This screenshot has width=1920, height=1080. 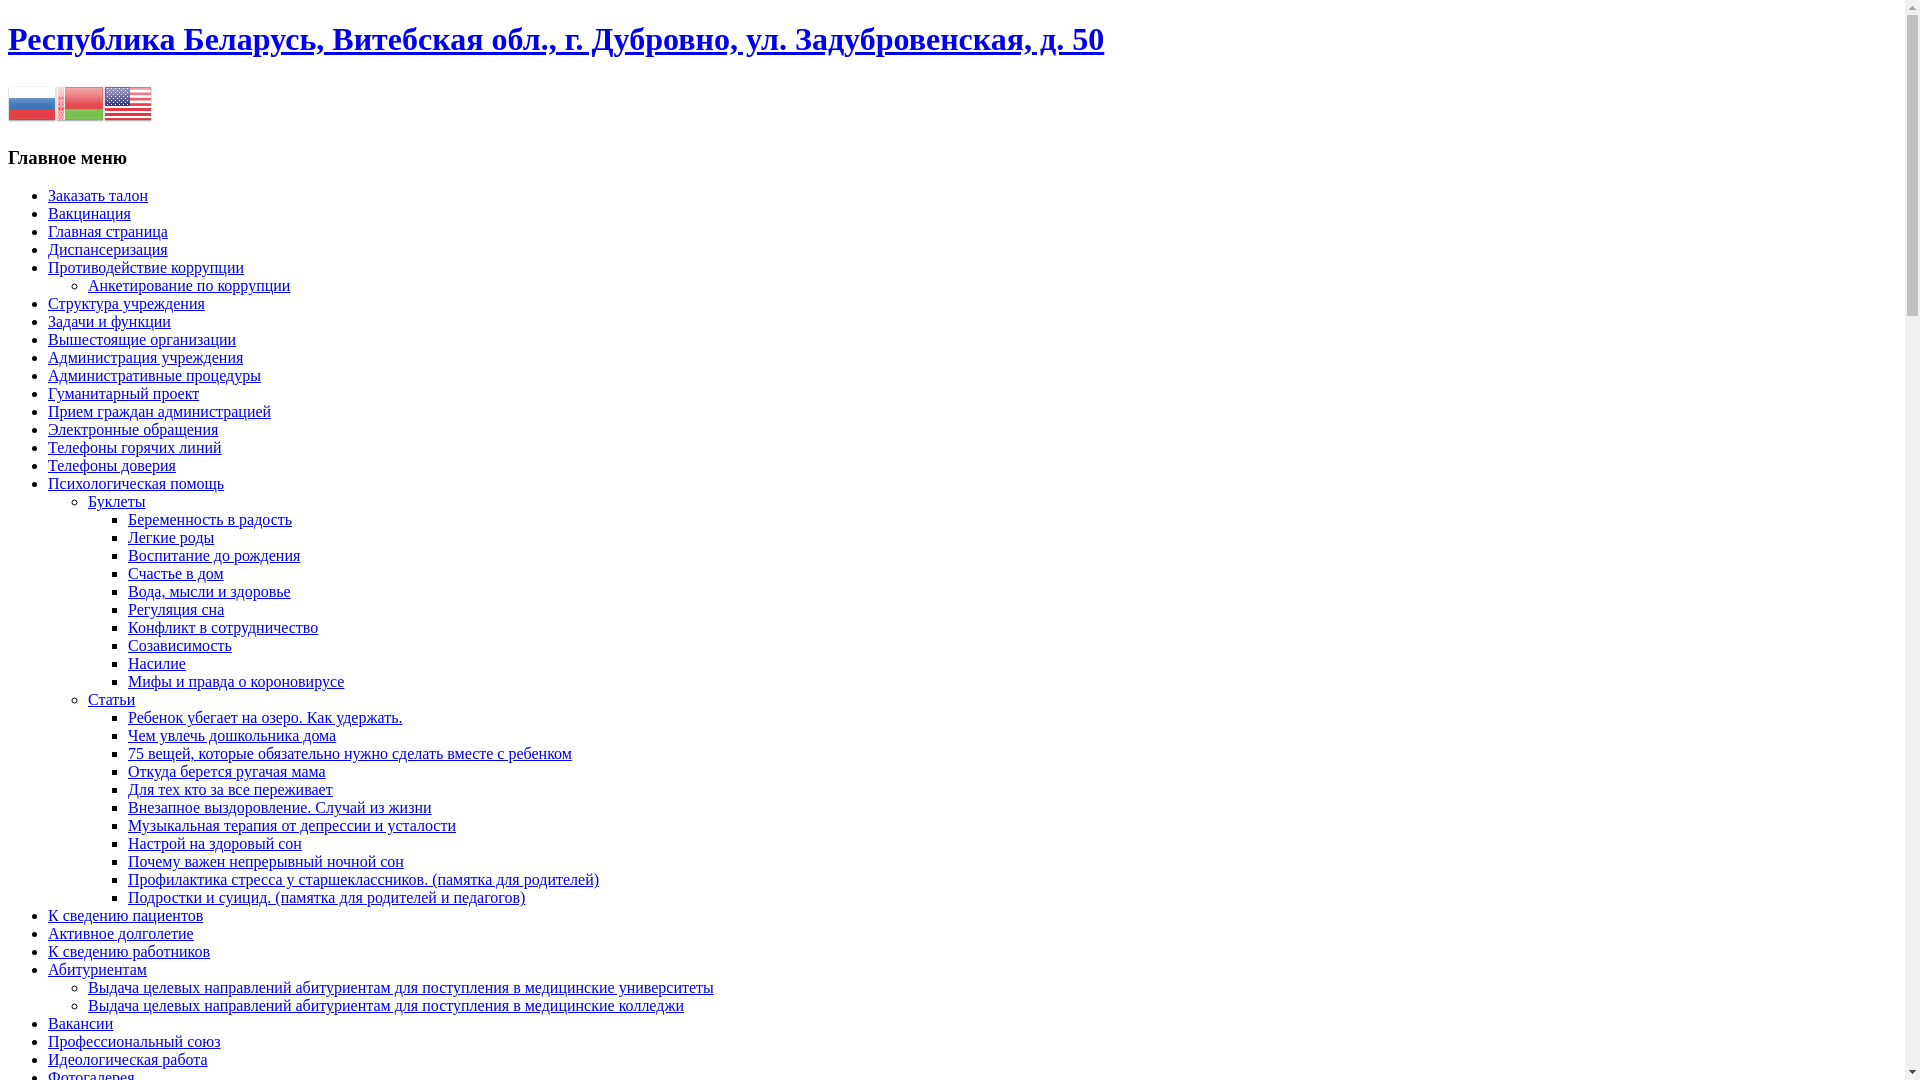 I want to click on 'Russian', so click(x=32, y=102).